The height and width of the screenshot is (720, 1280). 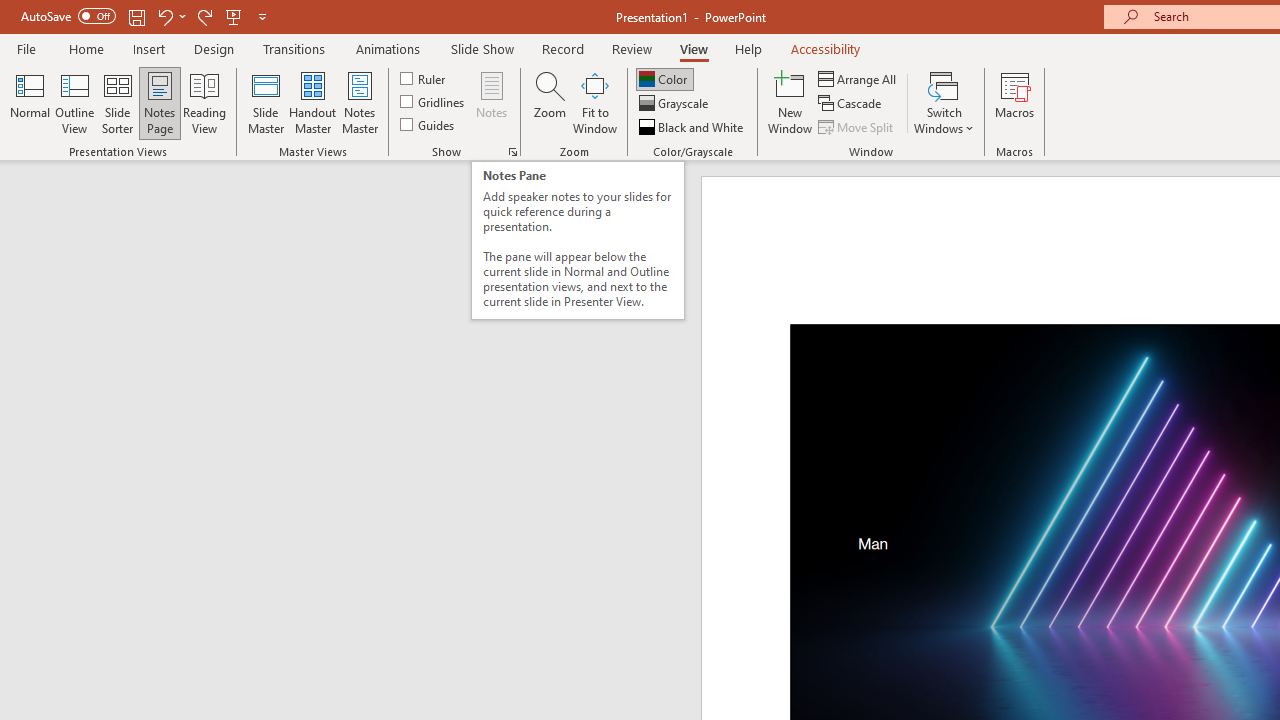 What do you see at coordinates (423, 77) in the screenshot?
I see `'Ruler'` at bounding box center [423, 77].